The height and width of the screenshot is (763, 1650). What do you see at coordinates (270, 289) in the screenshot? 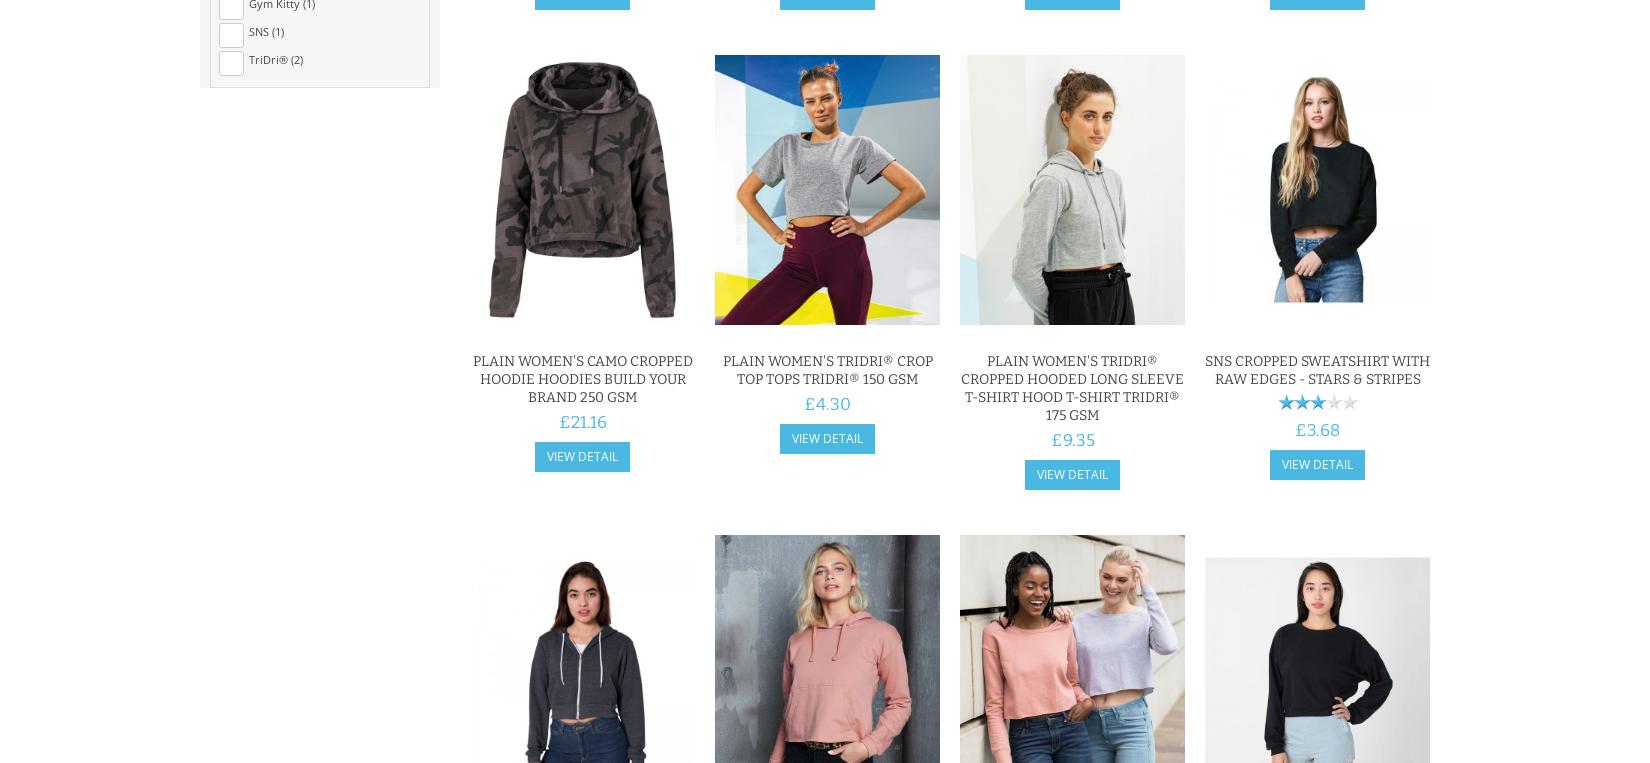
I see `'Nude (2)'` at bounding box center [270, 289].